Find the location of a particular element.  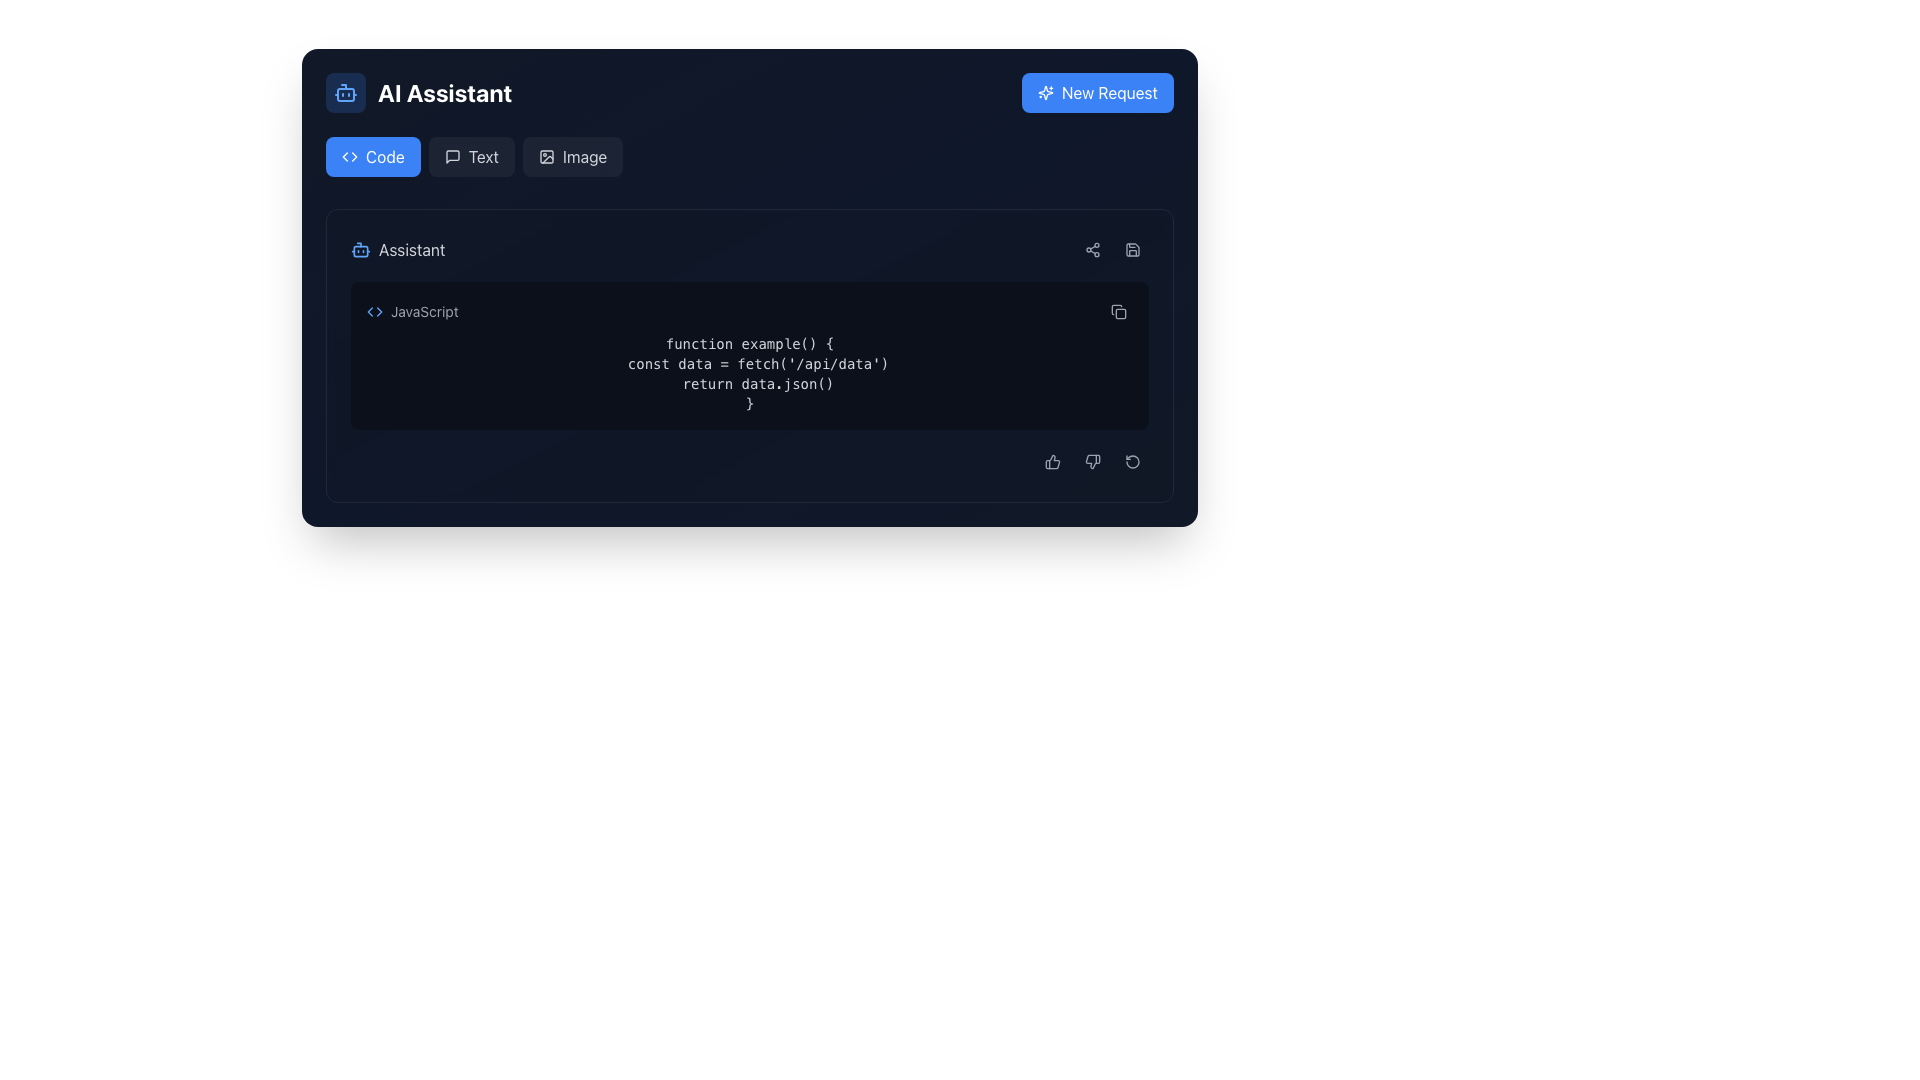

the save icon button located at the top-right corner of the code snippets section is located at coordinates (1132, 249).